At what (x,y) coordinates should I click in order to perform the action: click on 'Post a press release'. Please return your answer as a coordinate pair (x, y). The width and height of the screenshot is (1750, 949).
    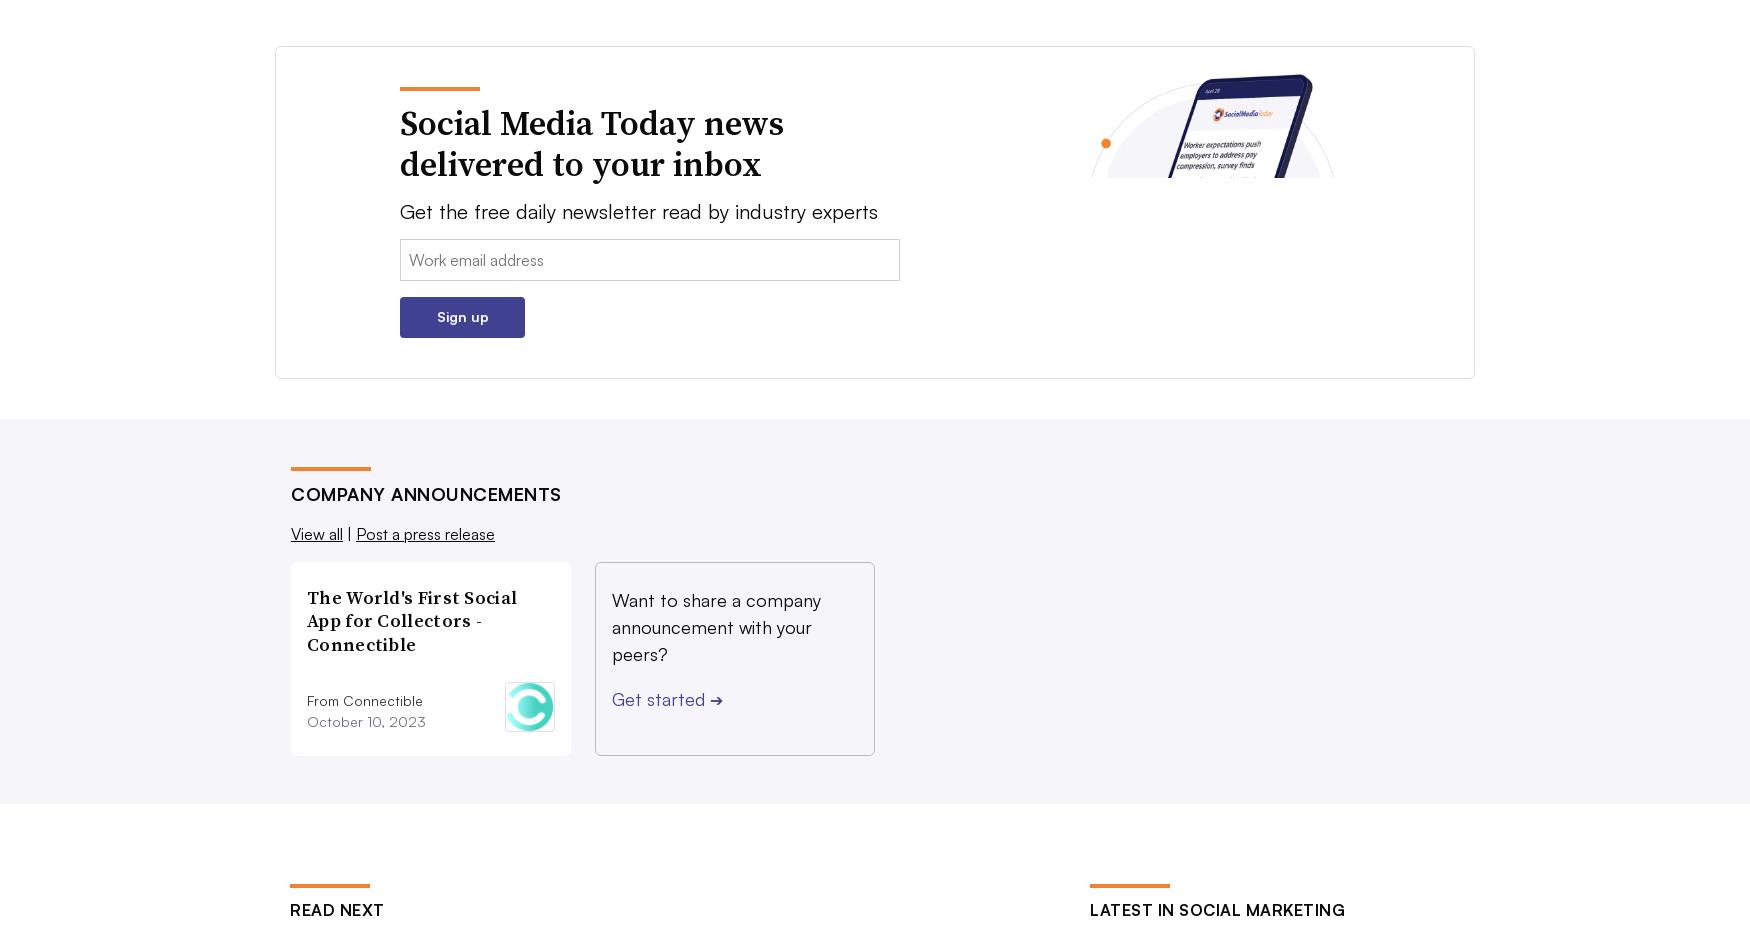
    Looking at the image, I should click on (424, 533).